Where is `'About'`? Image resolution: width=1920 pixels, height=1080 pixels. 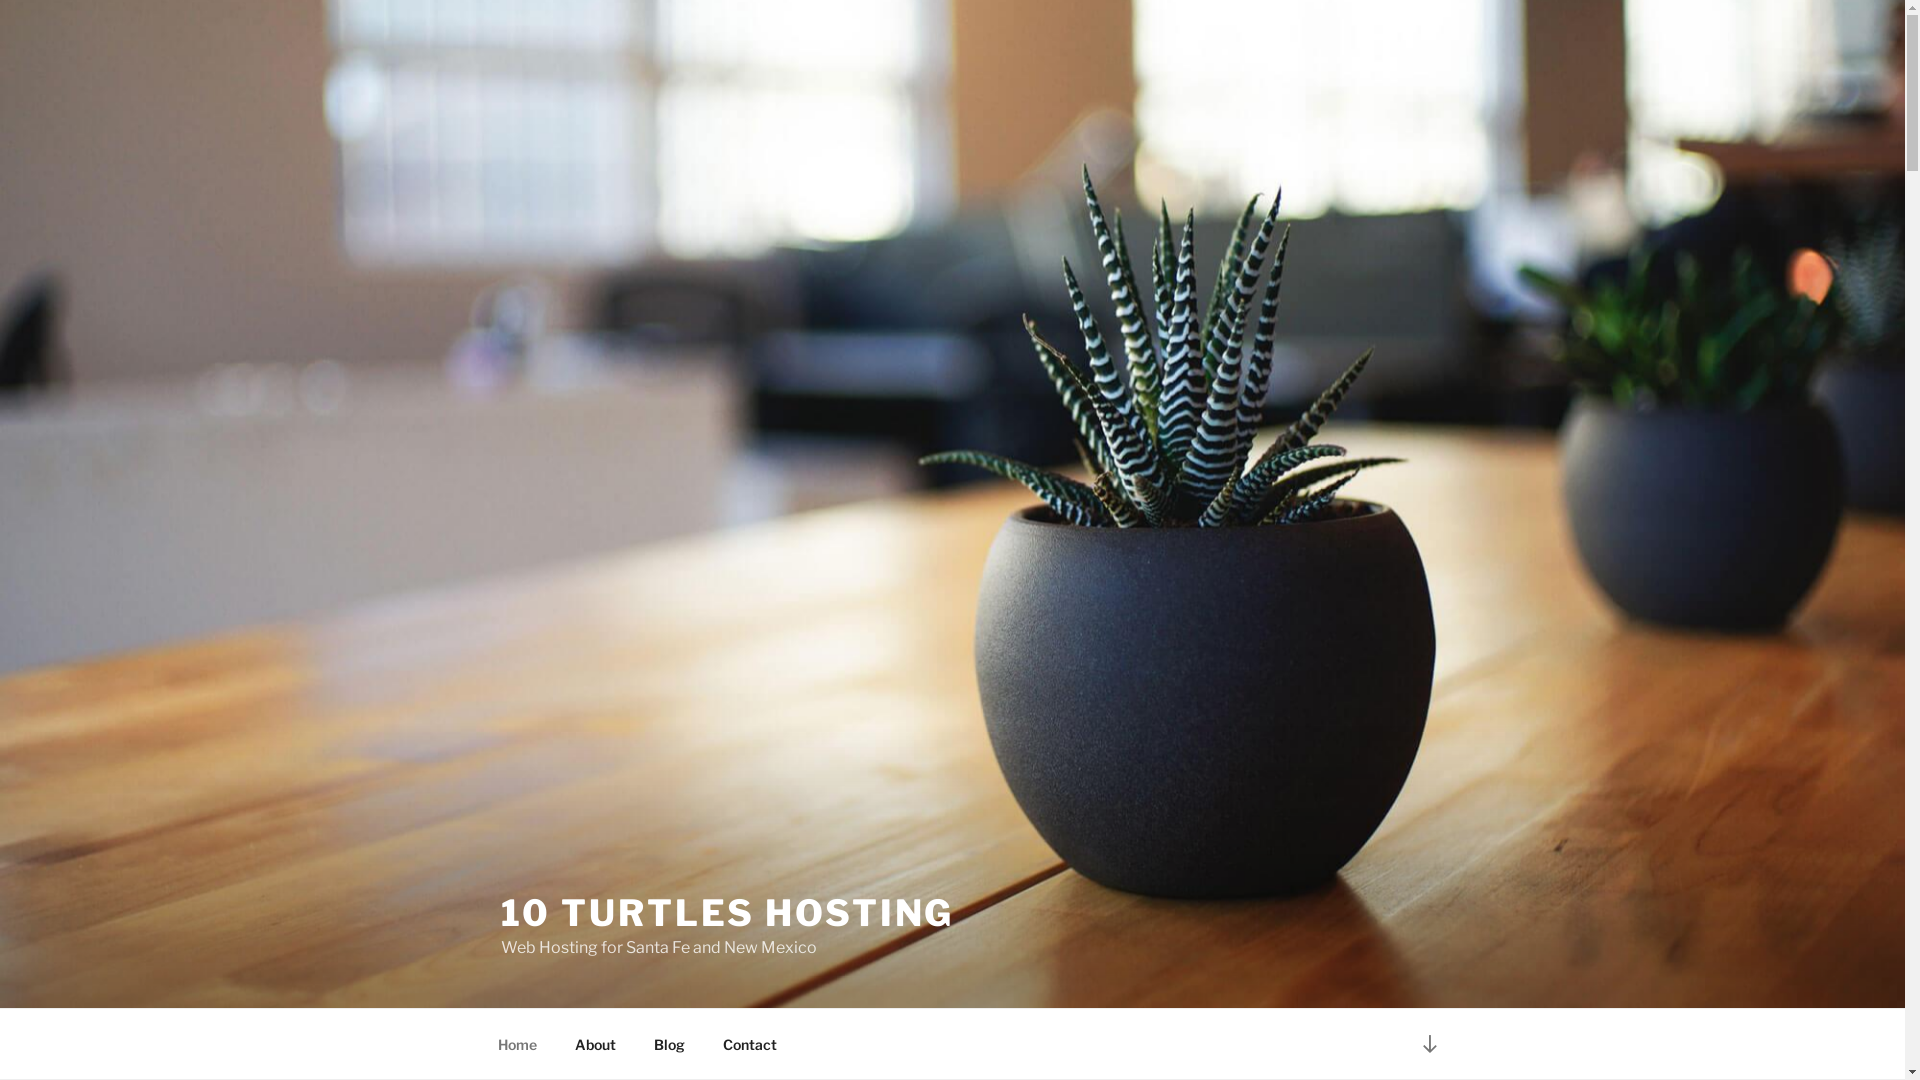 'About' is located at coordinates (557, 1043).